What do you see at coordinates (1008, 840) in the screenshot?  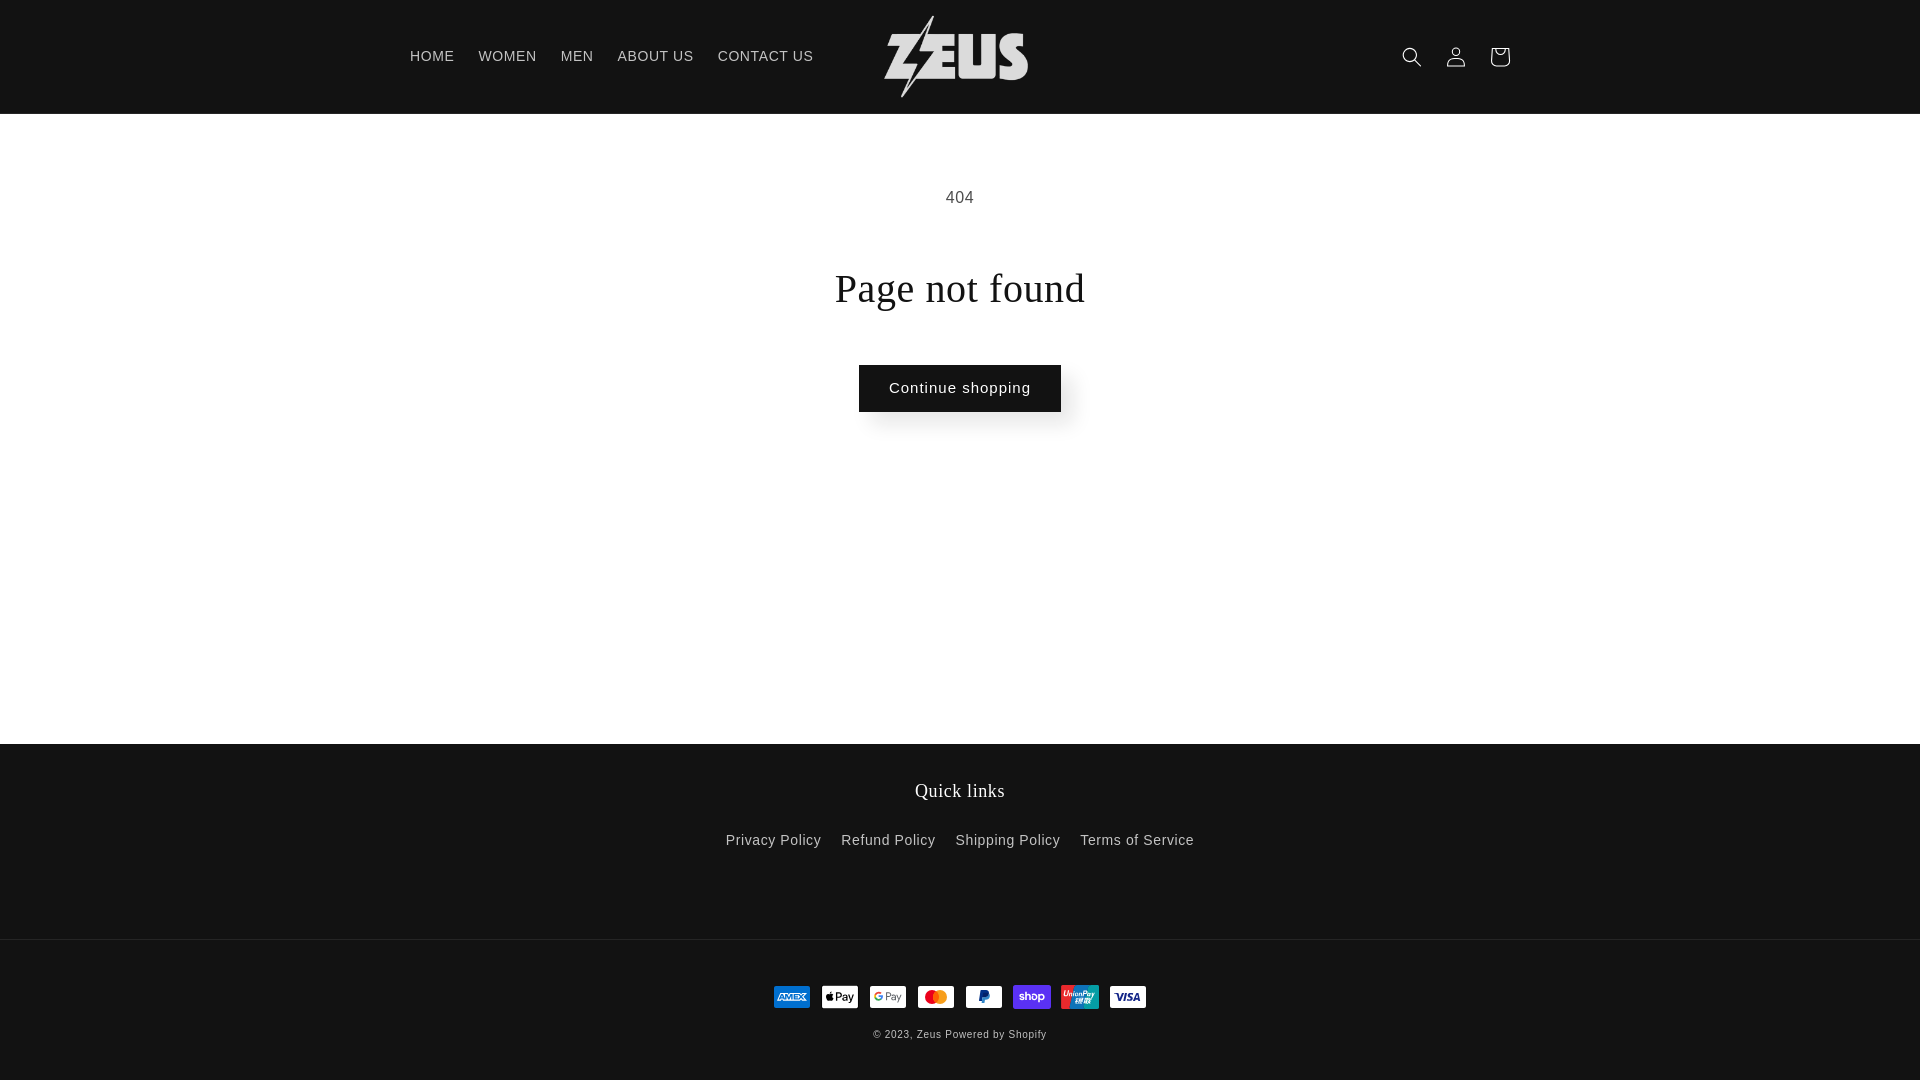 I see `'Shipping Policy'` at bounding box center [1008, 840].